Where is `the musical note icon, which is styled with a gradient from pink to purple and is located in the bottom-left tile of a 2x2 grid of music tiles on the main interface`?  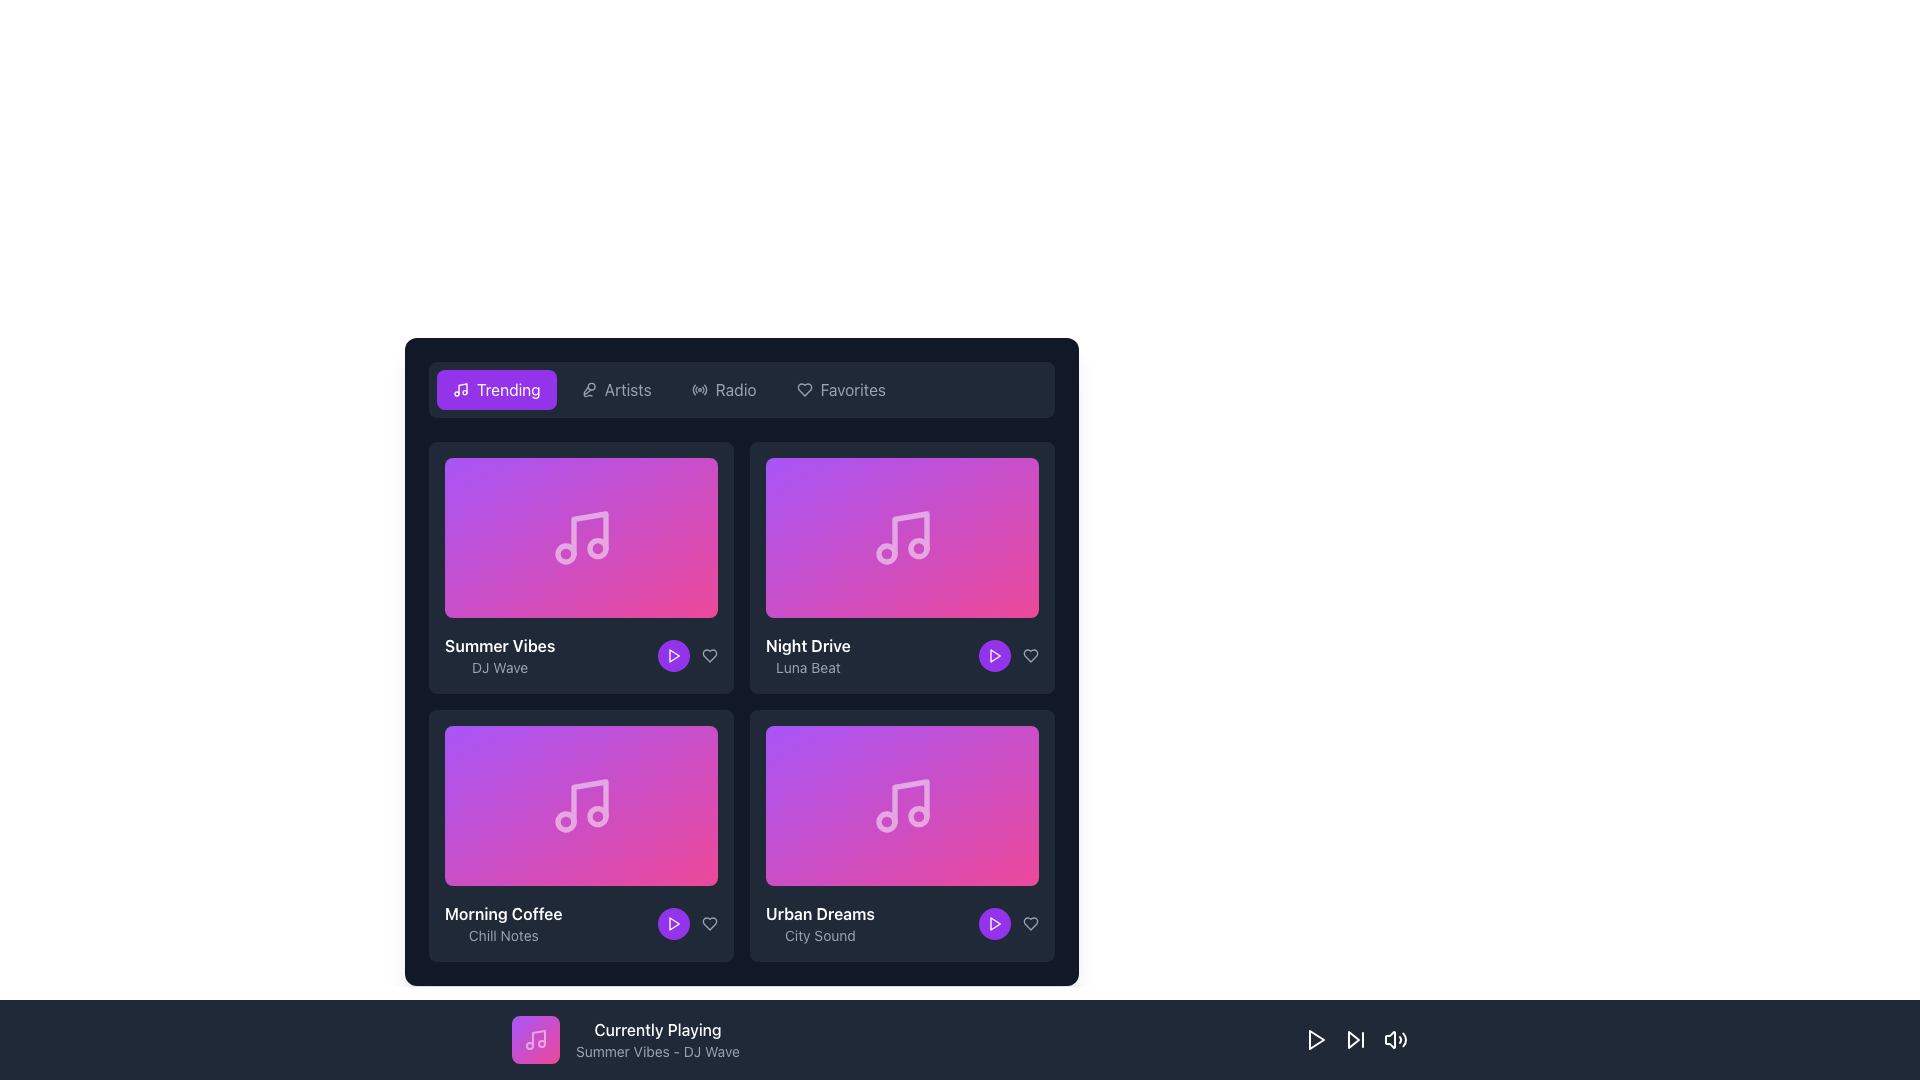
the musical note icon, which is styled with a gradient from pink to purple and is located in the bottom-left tile of a 2x2 grid of music tiles on the main interface is located at coordinates (580, 805).